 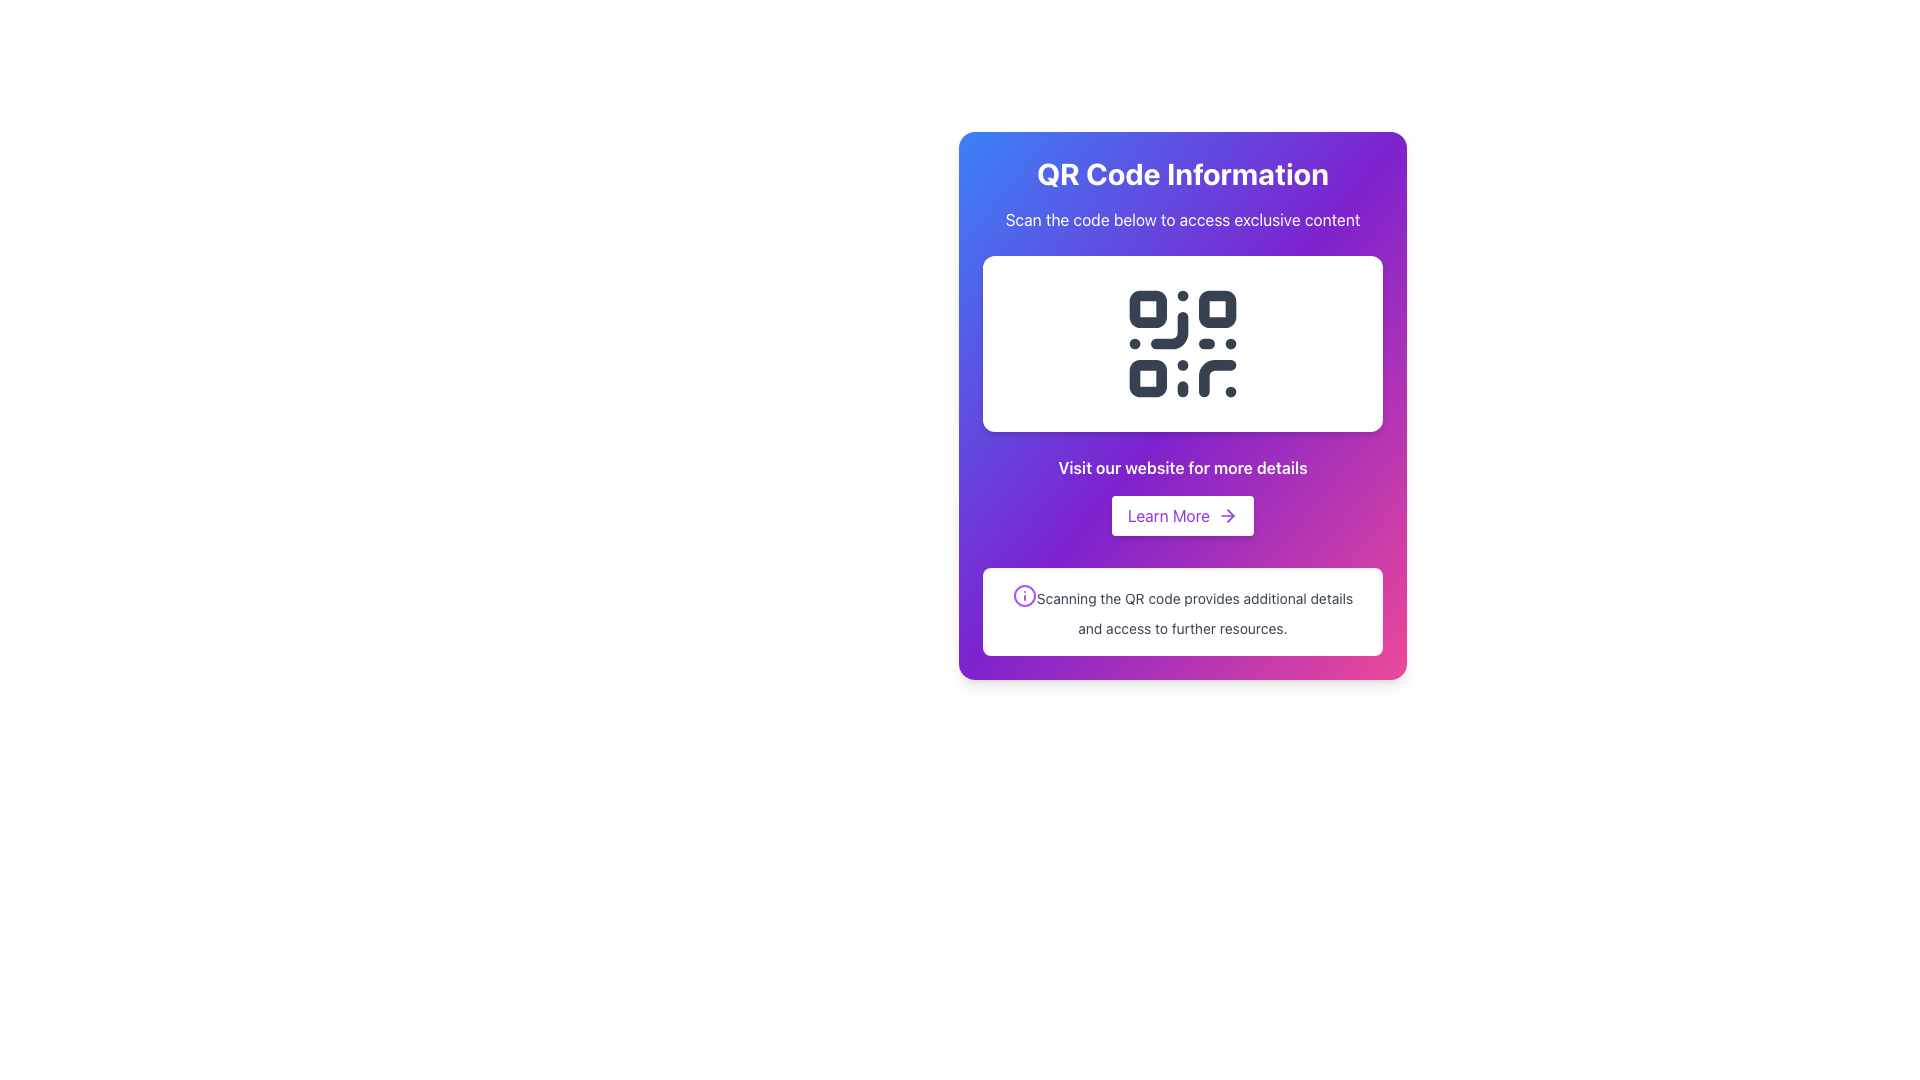 I want to click on the header text block that provides introductory information about the QR code, located centrally at the upper section of a card-like layout with rounded corners and a gradient background, so click(x=1182, y=193).